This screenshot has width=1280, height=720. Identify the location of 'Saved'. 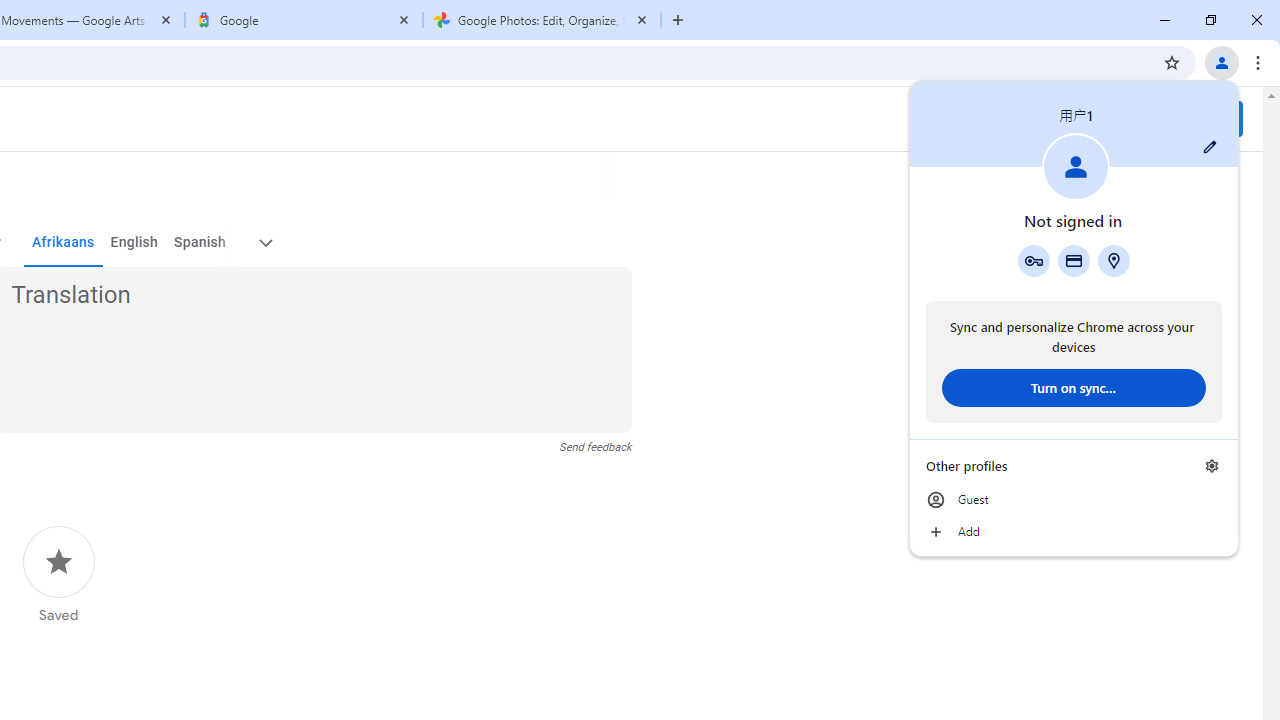
(58, 575).